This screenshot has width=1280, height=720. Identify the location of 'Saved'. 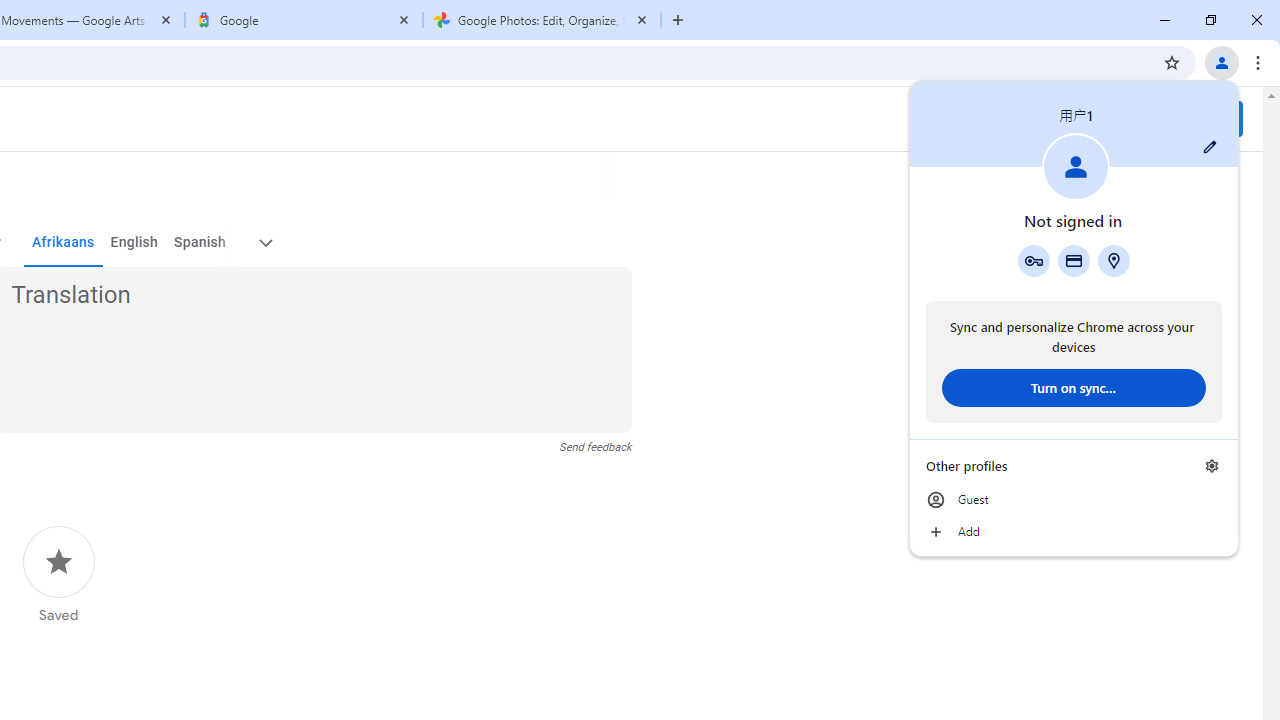
(58, 575).